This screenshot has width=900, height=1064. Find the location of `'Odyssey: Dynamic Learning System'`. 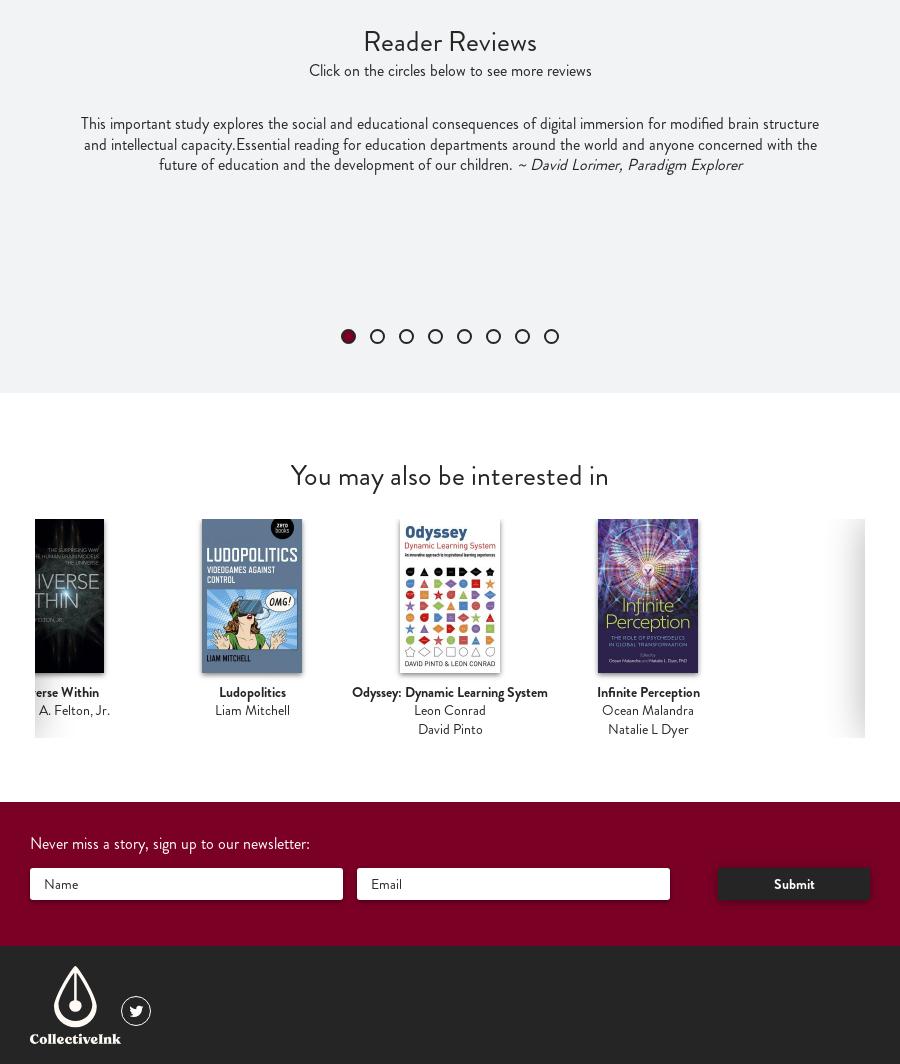

'Odyssey: Dynamic Learning System' is located at coordinates (450, 692).